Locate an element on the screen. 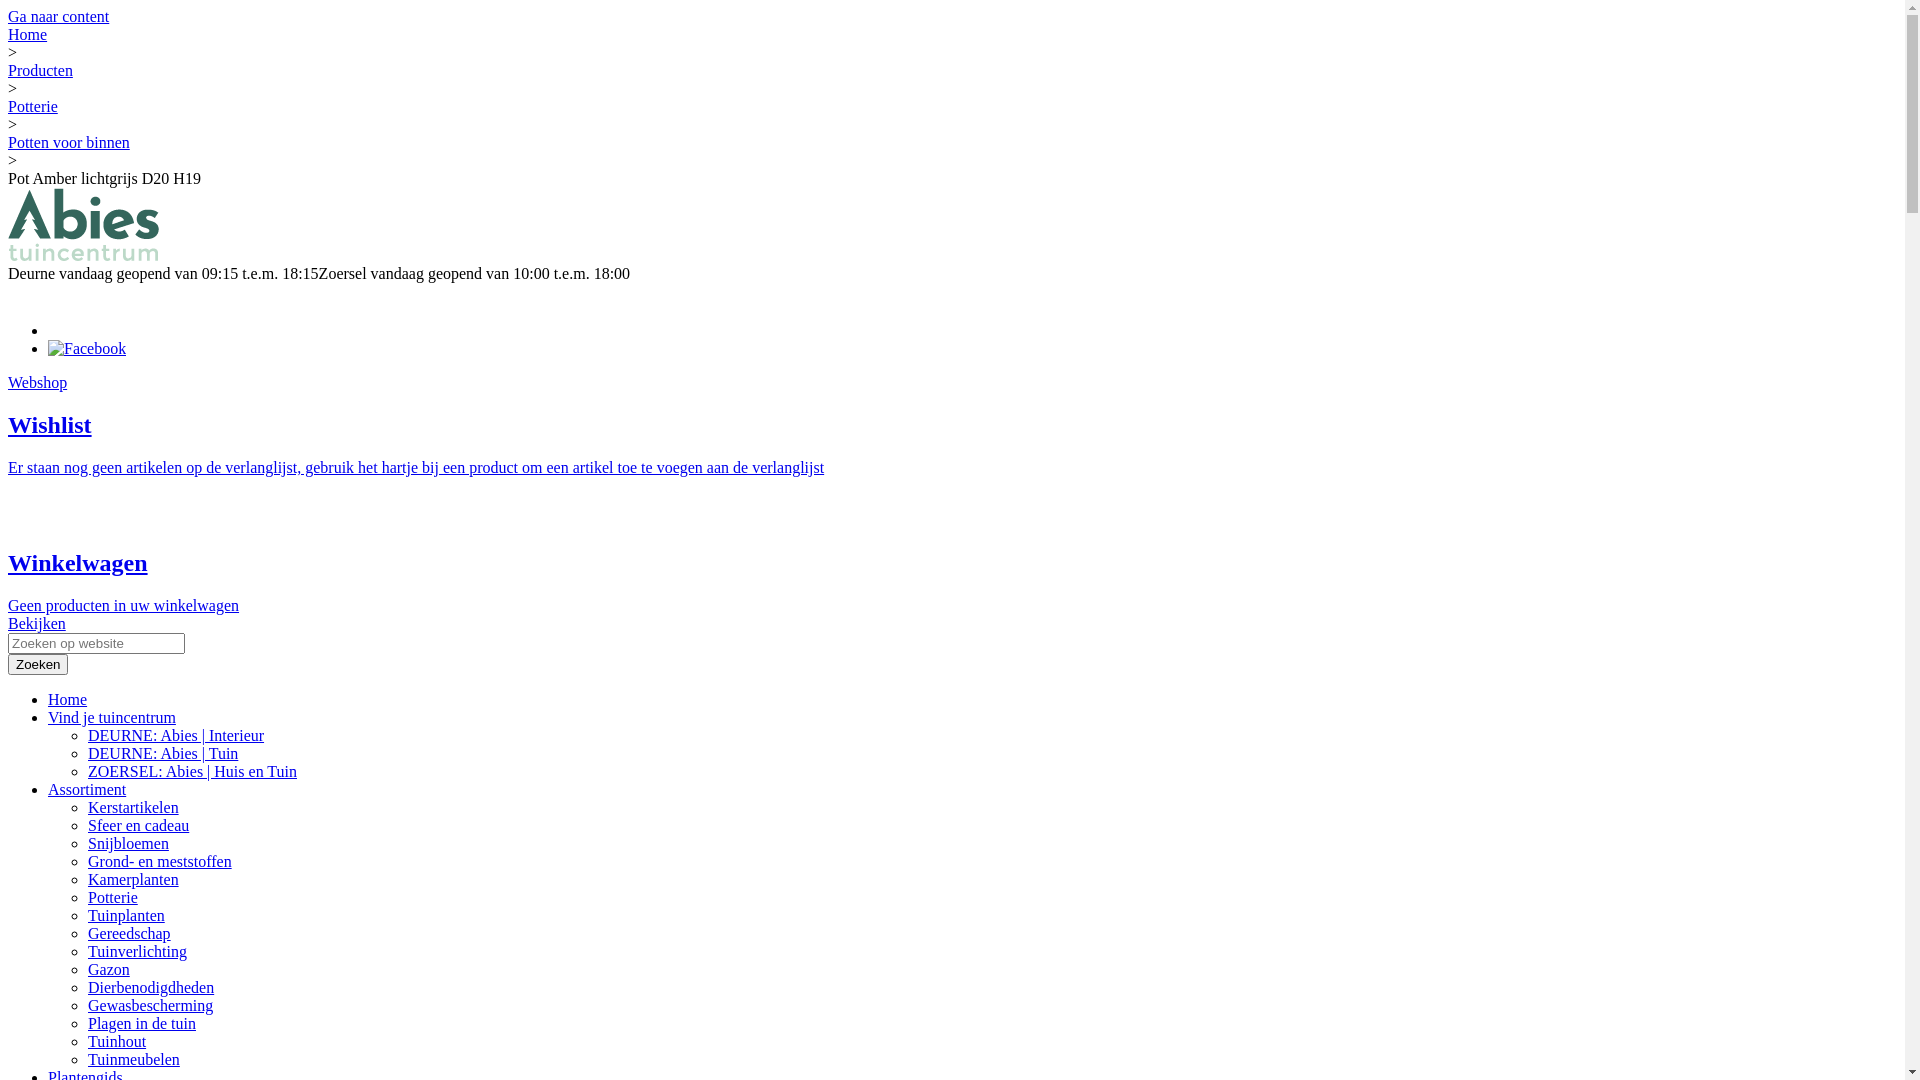  'Snijbloemen' is located at coordinates (127, 843).